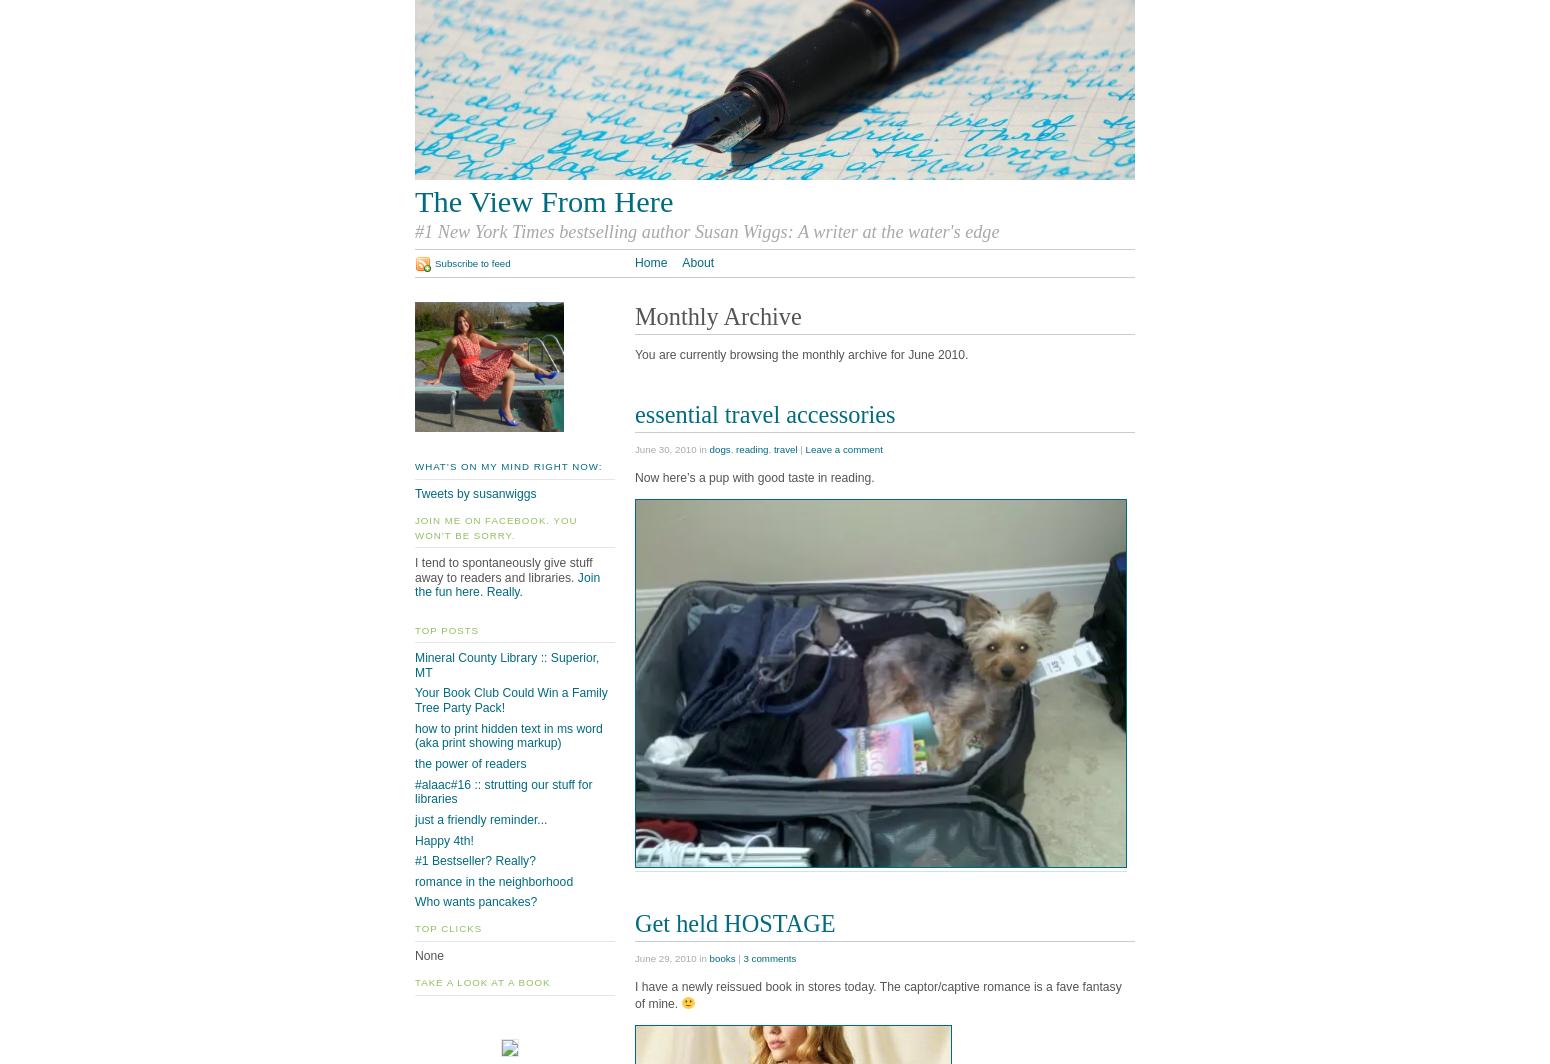 Image resolution: width=1550 pixels, height=1064 pixels. What do you see at coordinates (481, 982) in the screenshot?
I see `'take a look at a book'` at bounding box center [481, 982].